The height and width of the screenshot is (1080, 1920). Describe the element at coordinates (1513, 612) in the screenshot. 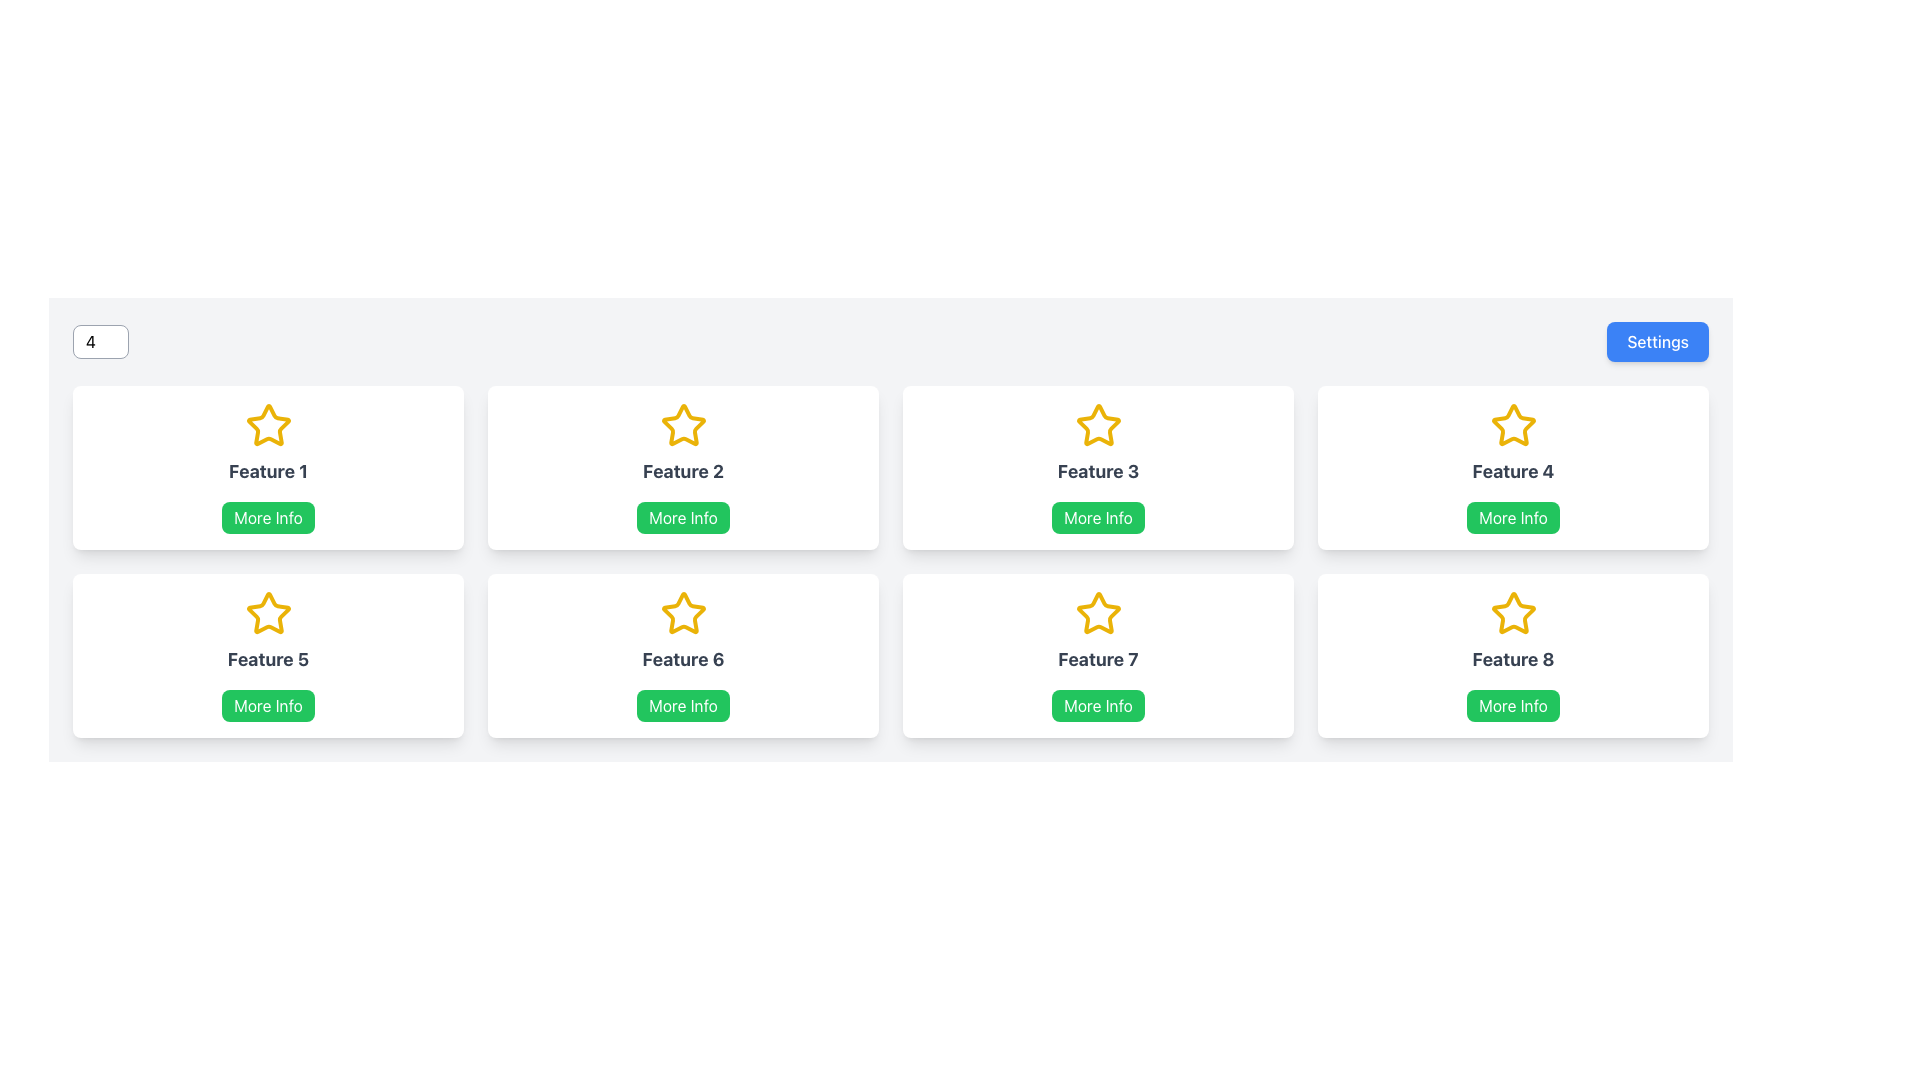

I see `the star icon located above the text 'Feature 8' on the card within the grid, symbolizing importance or popularity` at that location.